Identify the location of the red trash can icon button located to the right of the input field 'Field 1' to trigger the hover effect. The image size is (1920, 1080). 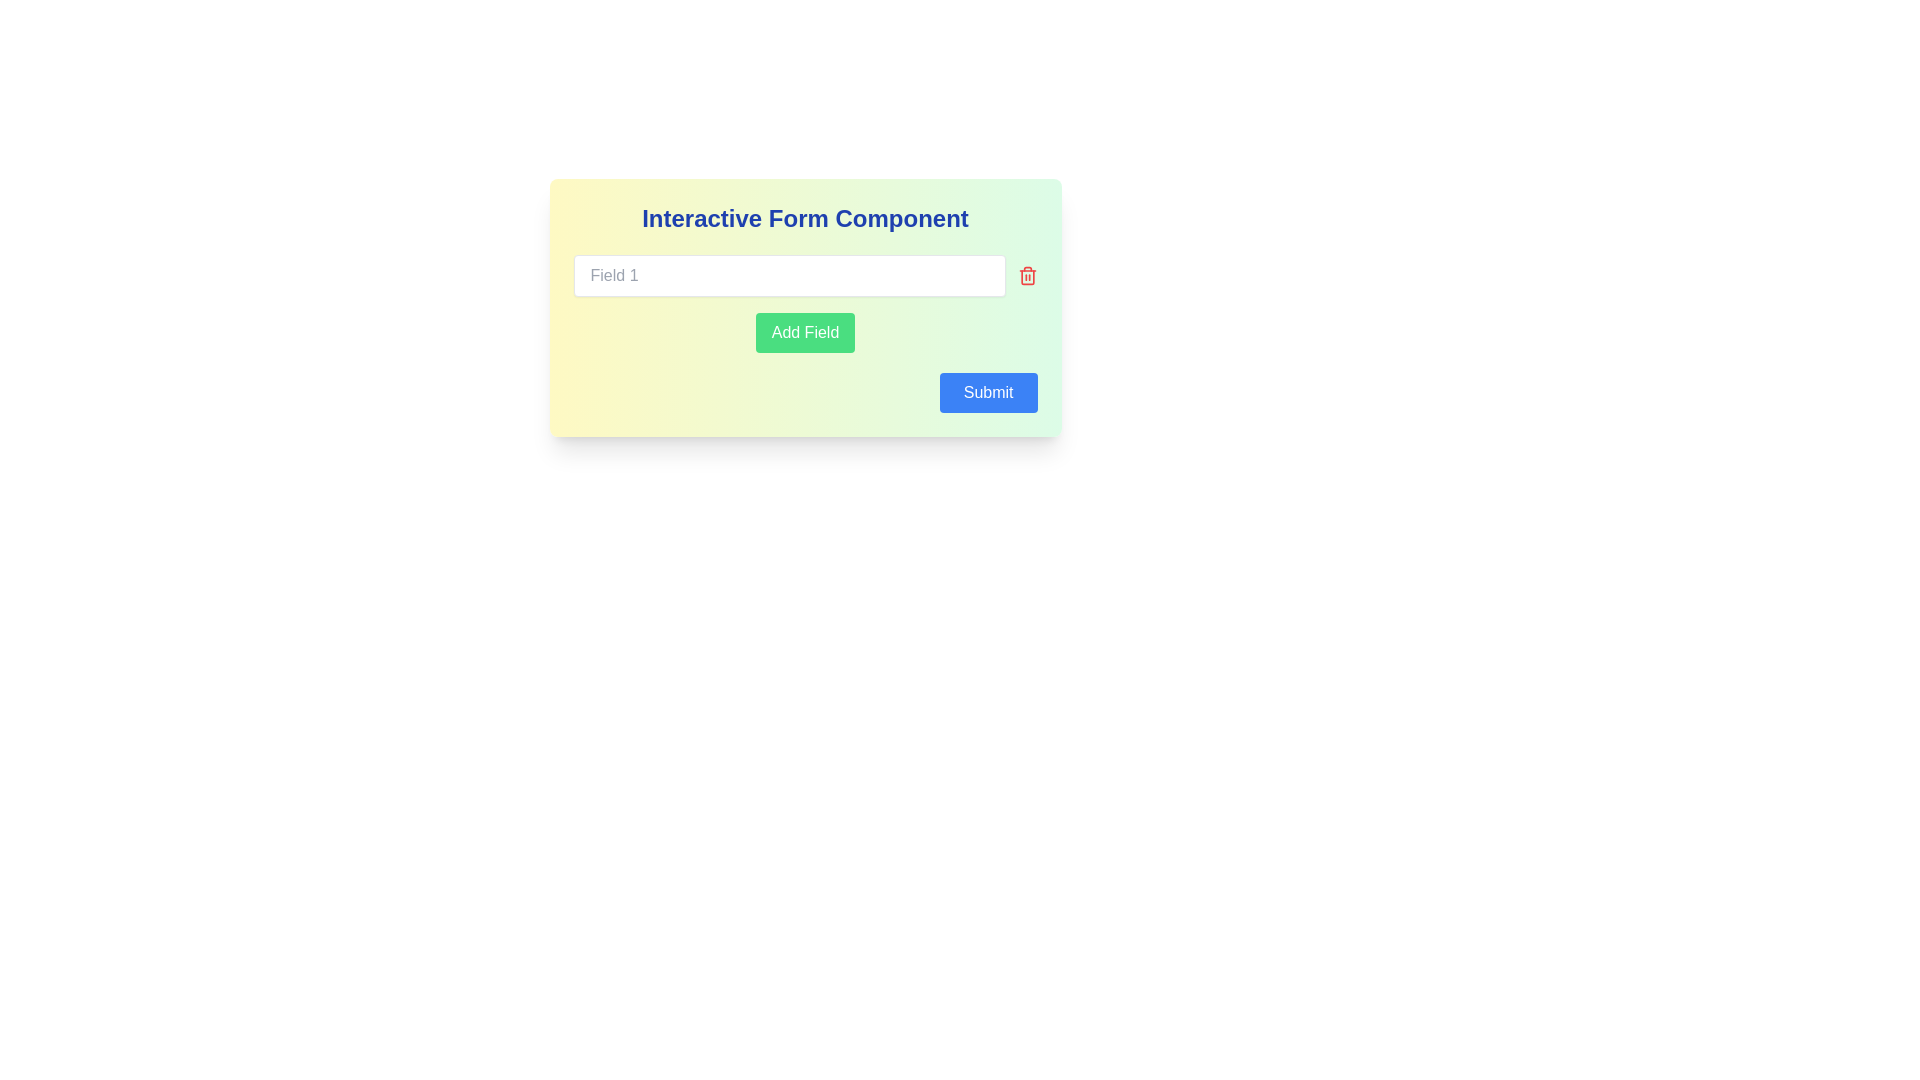
(1027, 276).